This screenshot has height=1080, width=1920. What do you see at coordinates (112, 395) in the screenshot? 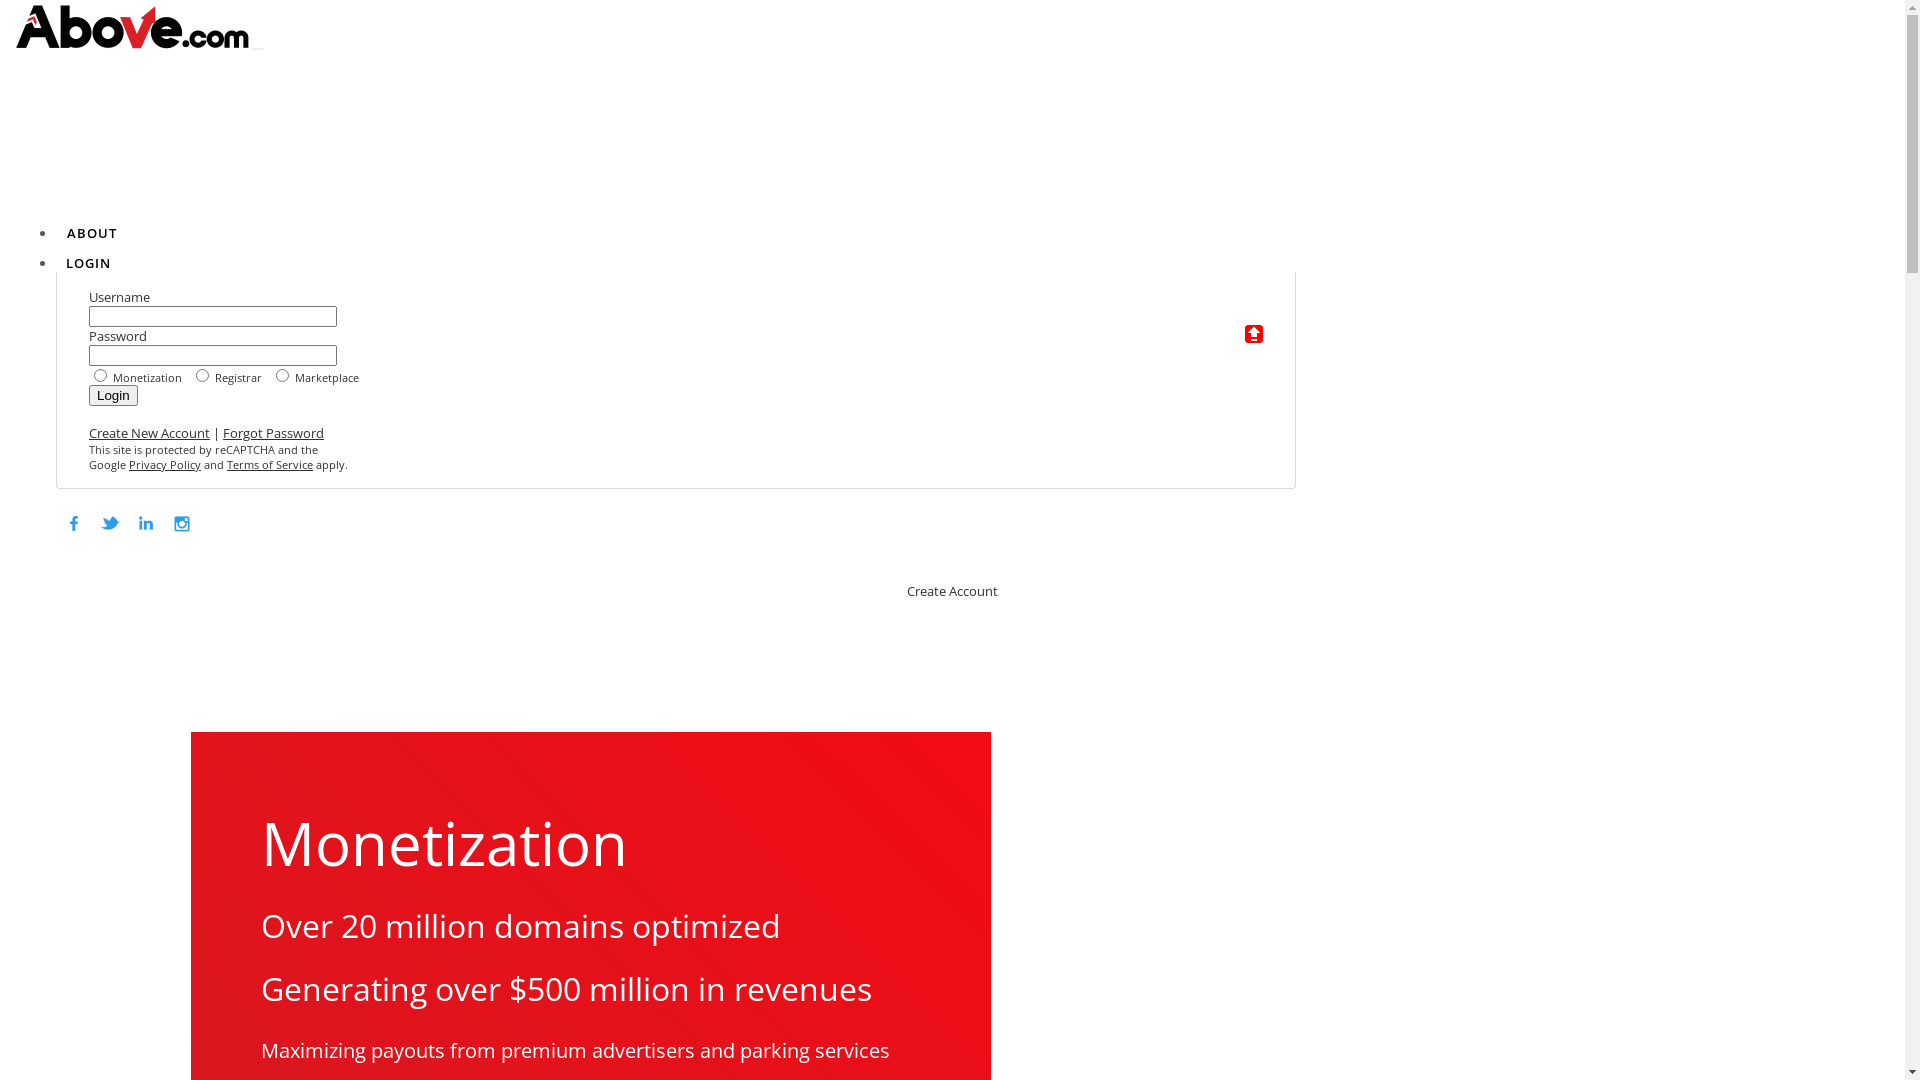
I see `'Login'` at bounding box center [112, 395].